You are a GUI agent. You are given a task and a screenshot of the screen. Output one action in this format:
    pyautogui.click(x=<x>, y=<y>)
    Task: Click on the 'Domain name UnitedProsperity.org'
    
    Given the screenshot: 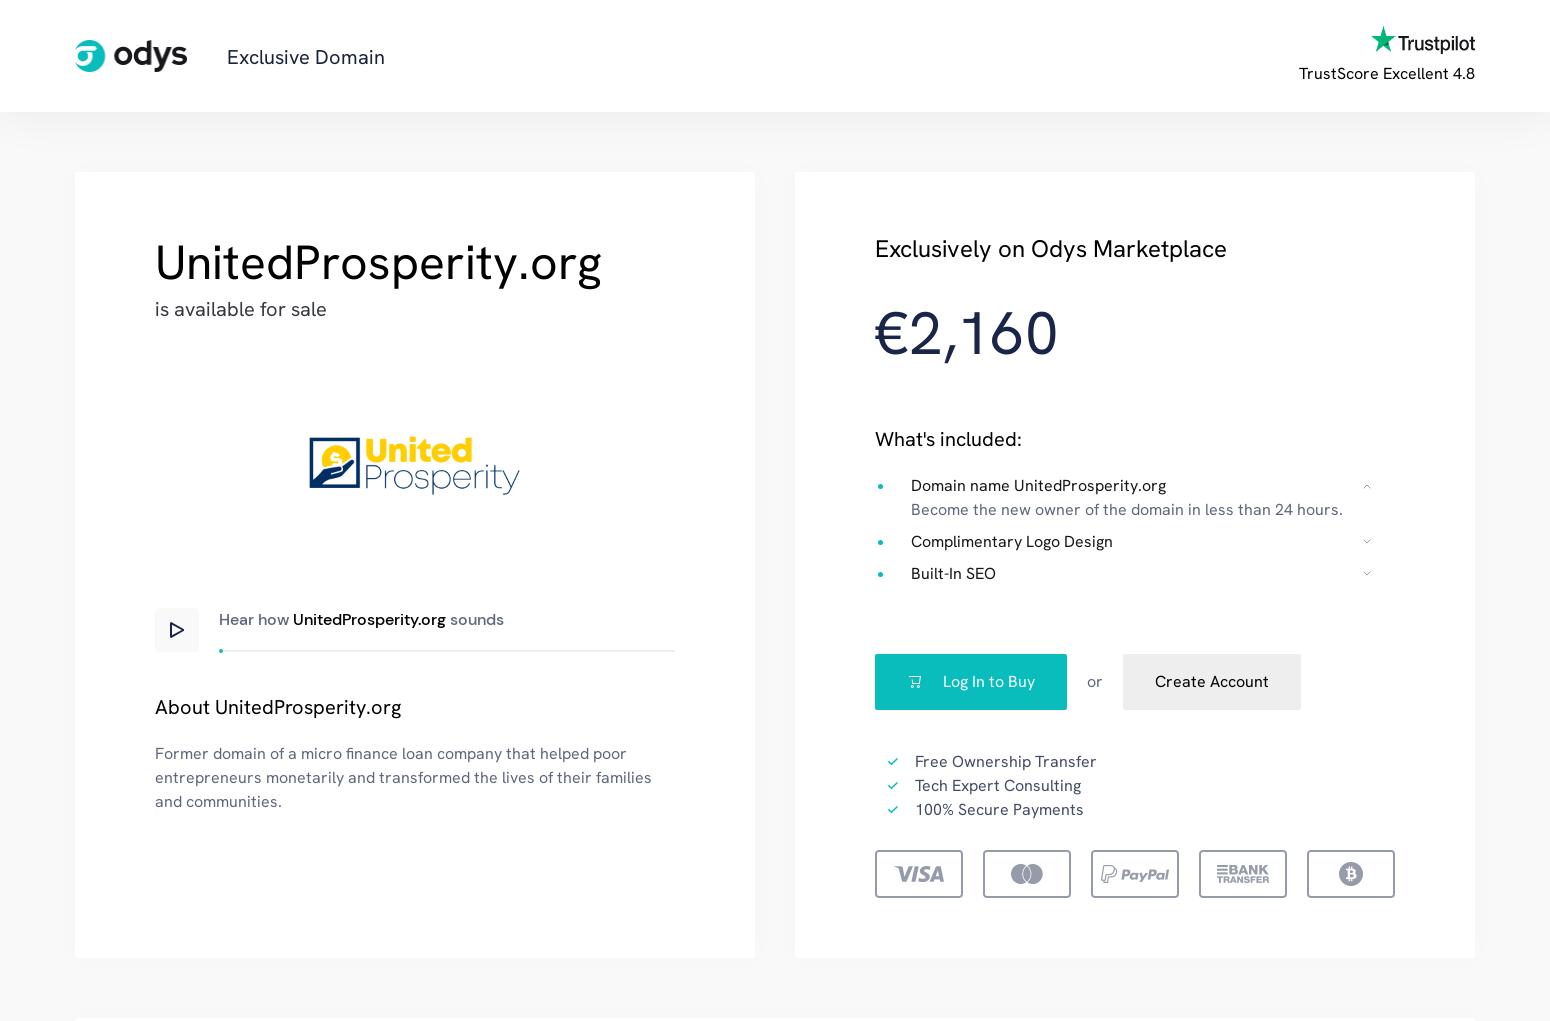 What is the action you would take?
    pyautogui.click(x=1038, y=483)
    